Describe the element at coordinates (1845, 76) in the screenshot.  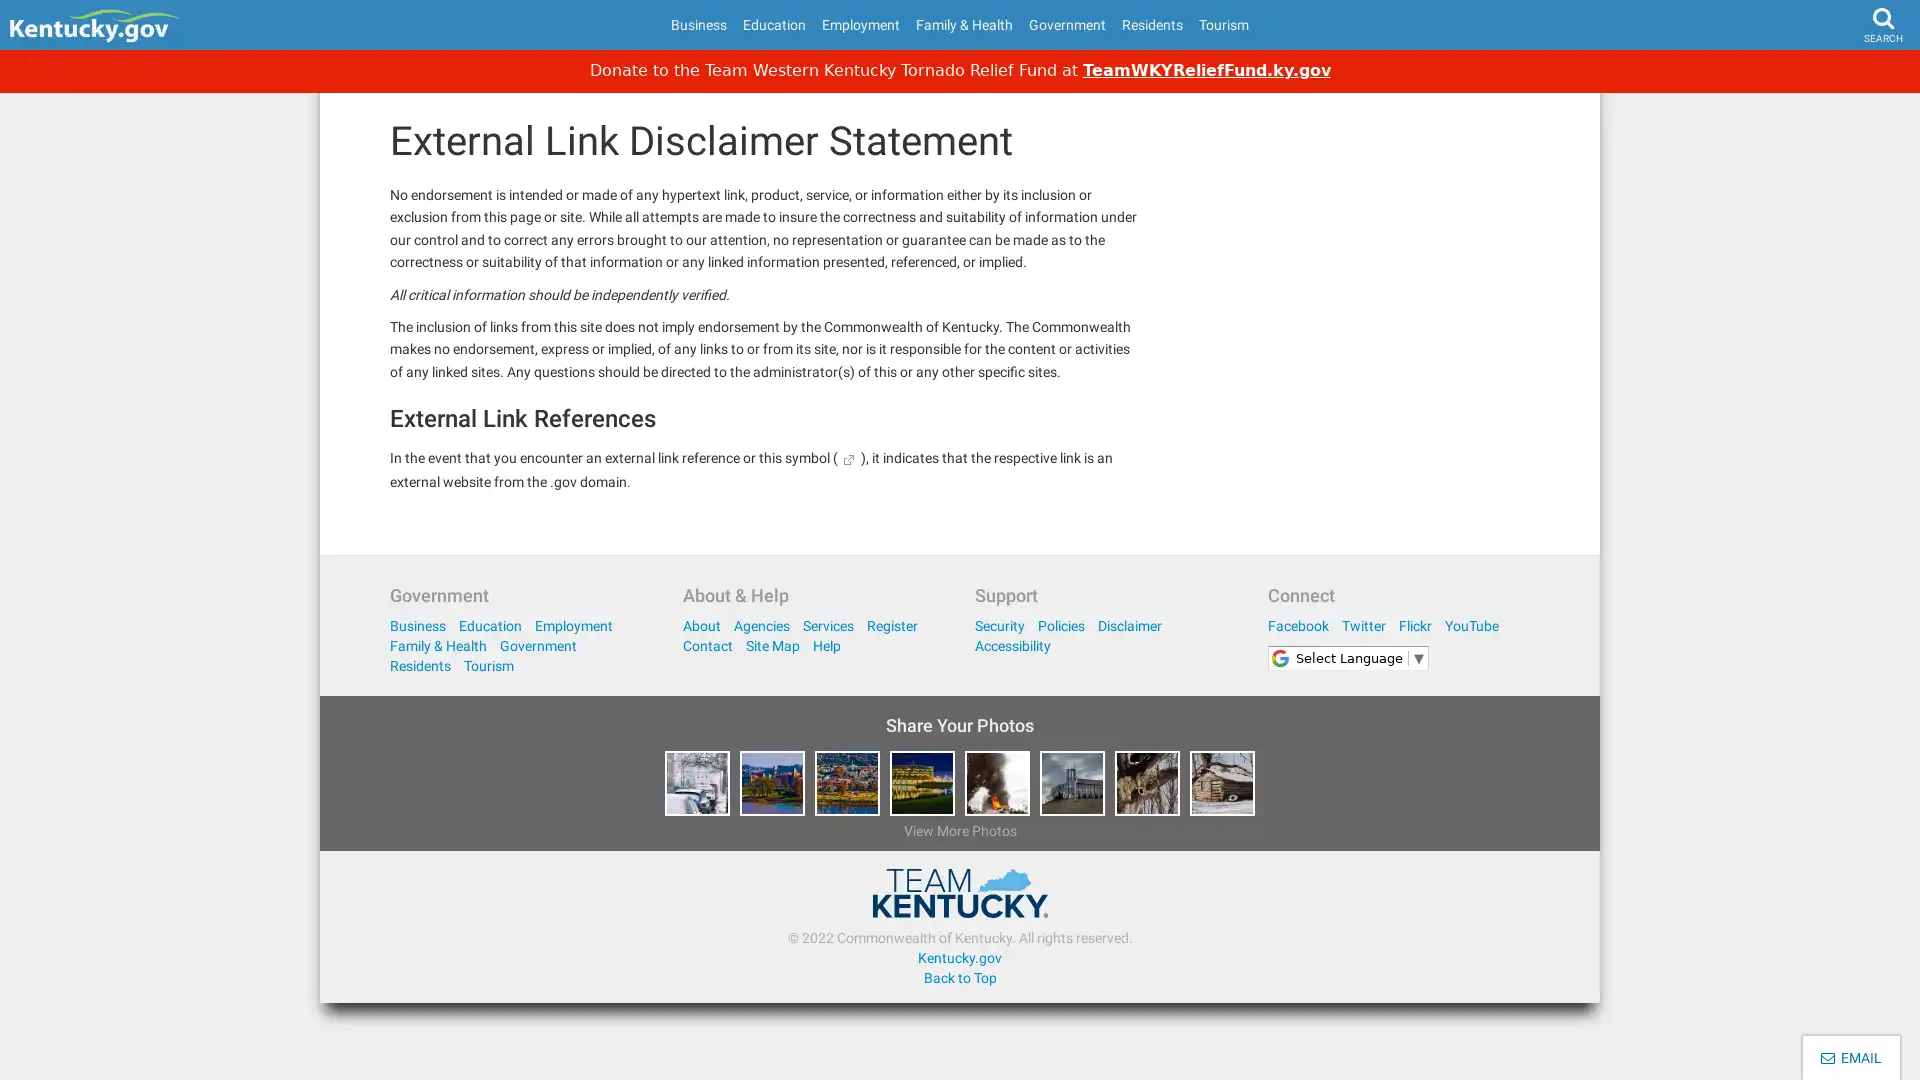
I see `Search` at that location.